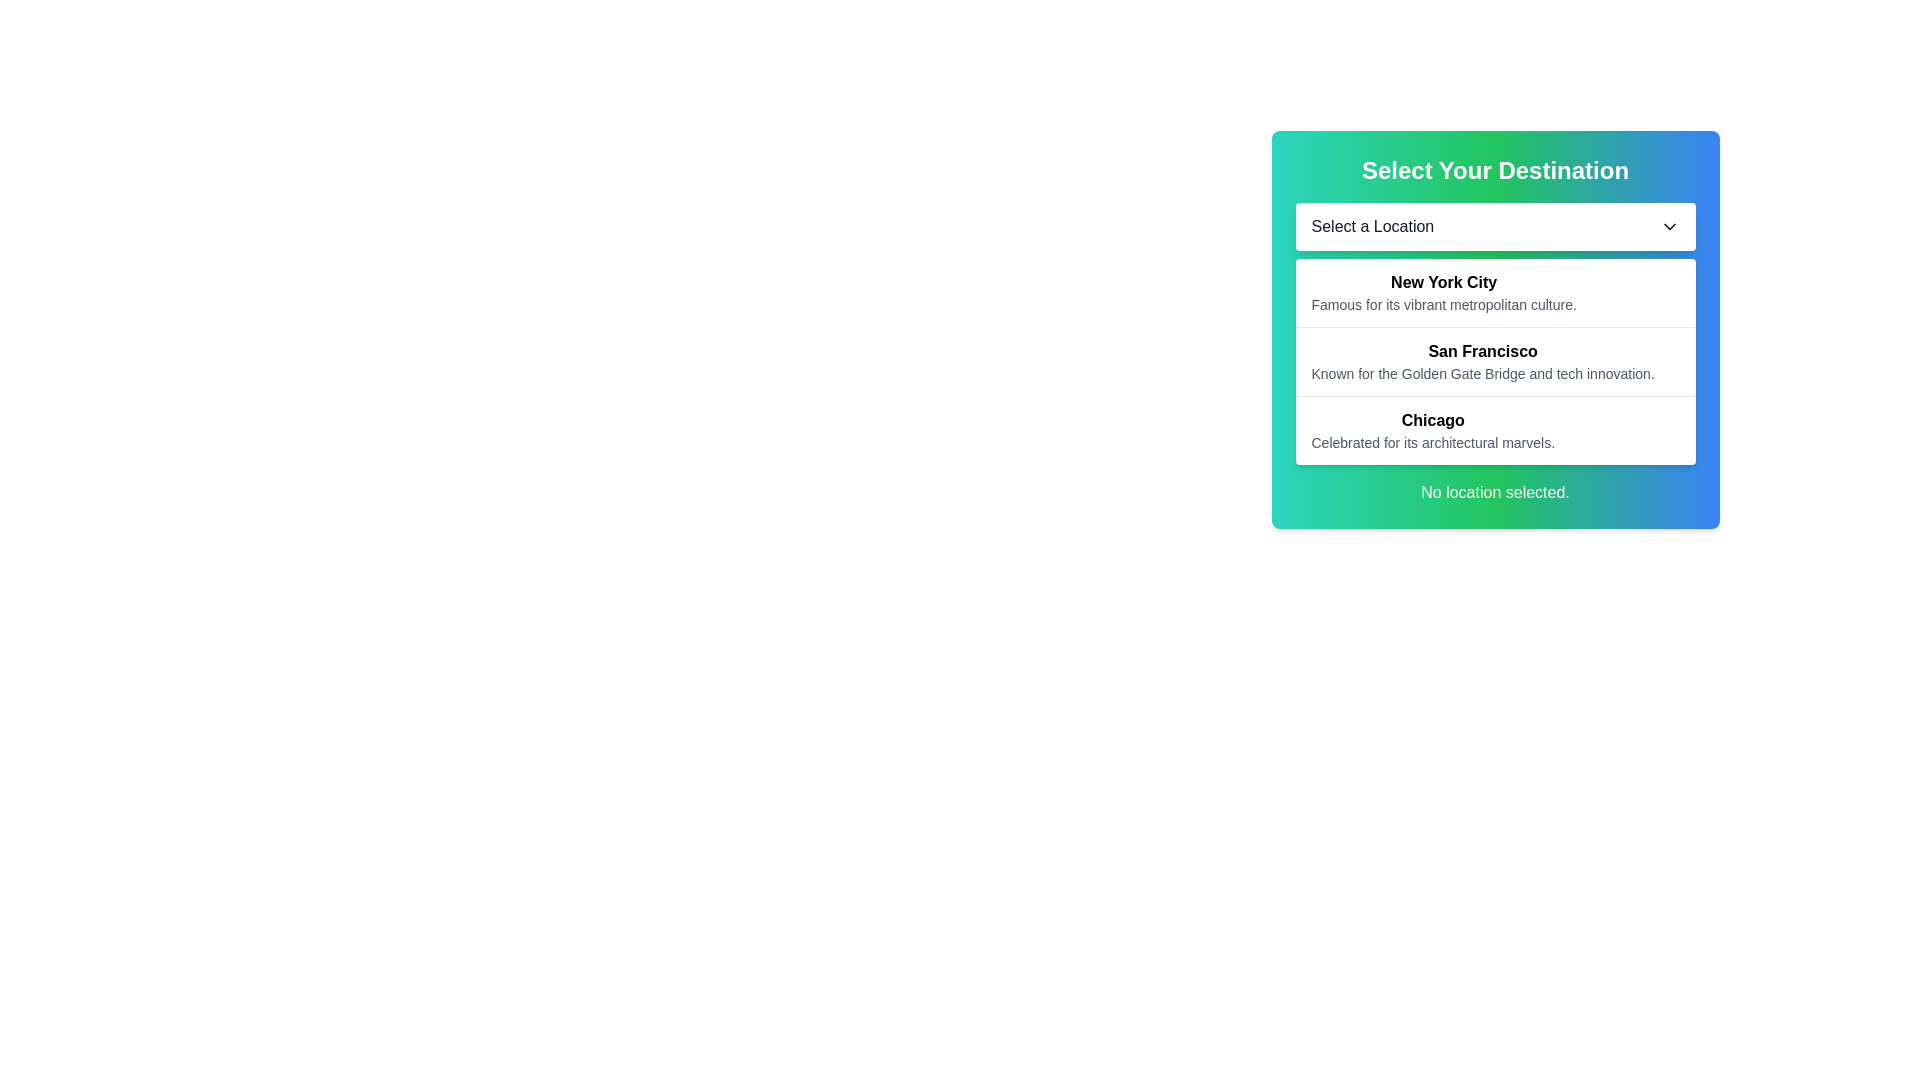 The width and height of the screenshot is (1920, 1080). Describe the element at coordinates (1432, 419) in the screenshot. I see `the text label displaying 'Chicago' which is the third destination entry under the 'Select a Location' dropdown` at that location.